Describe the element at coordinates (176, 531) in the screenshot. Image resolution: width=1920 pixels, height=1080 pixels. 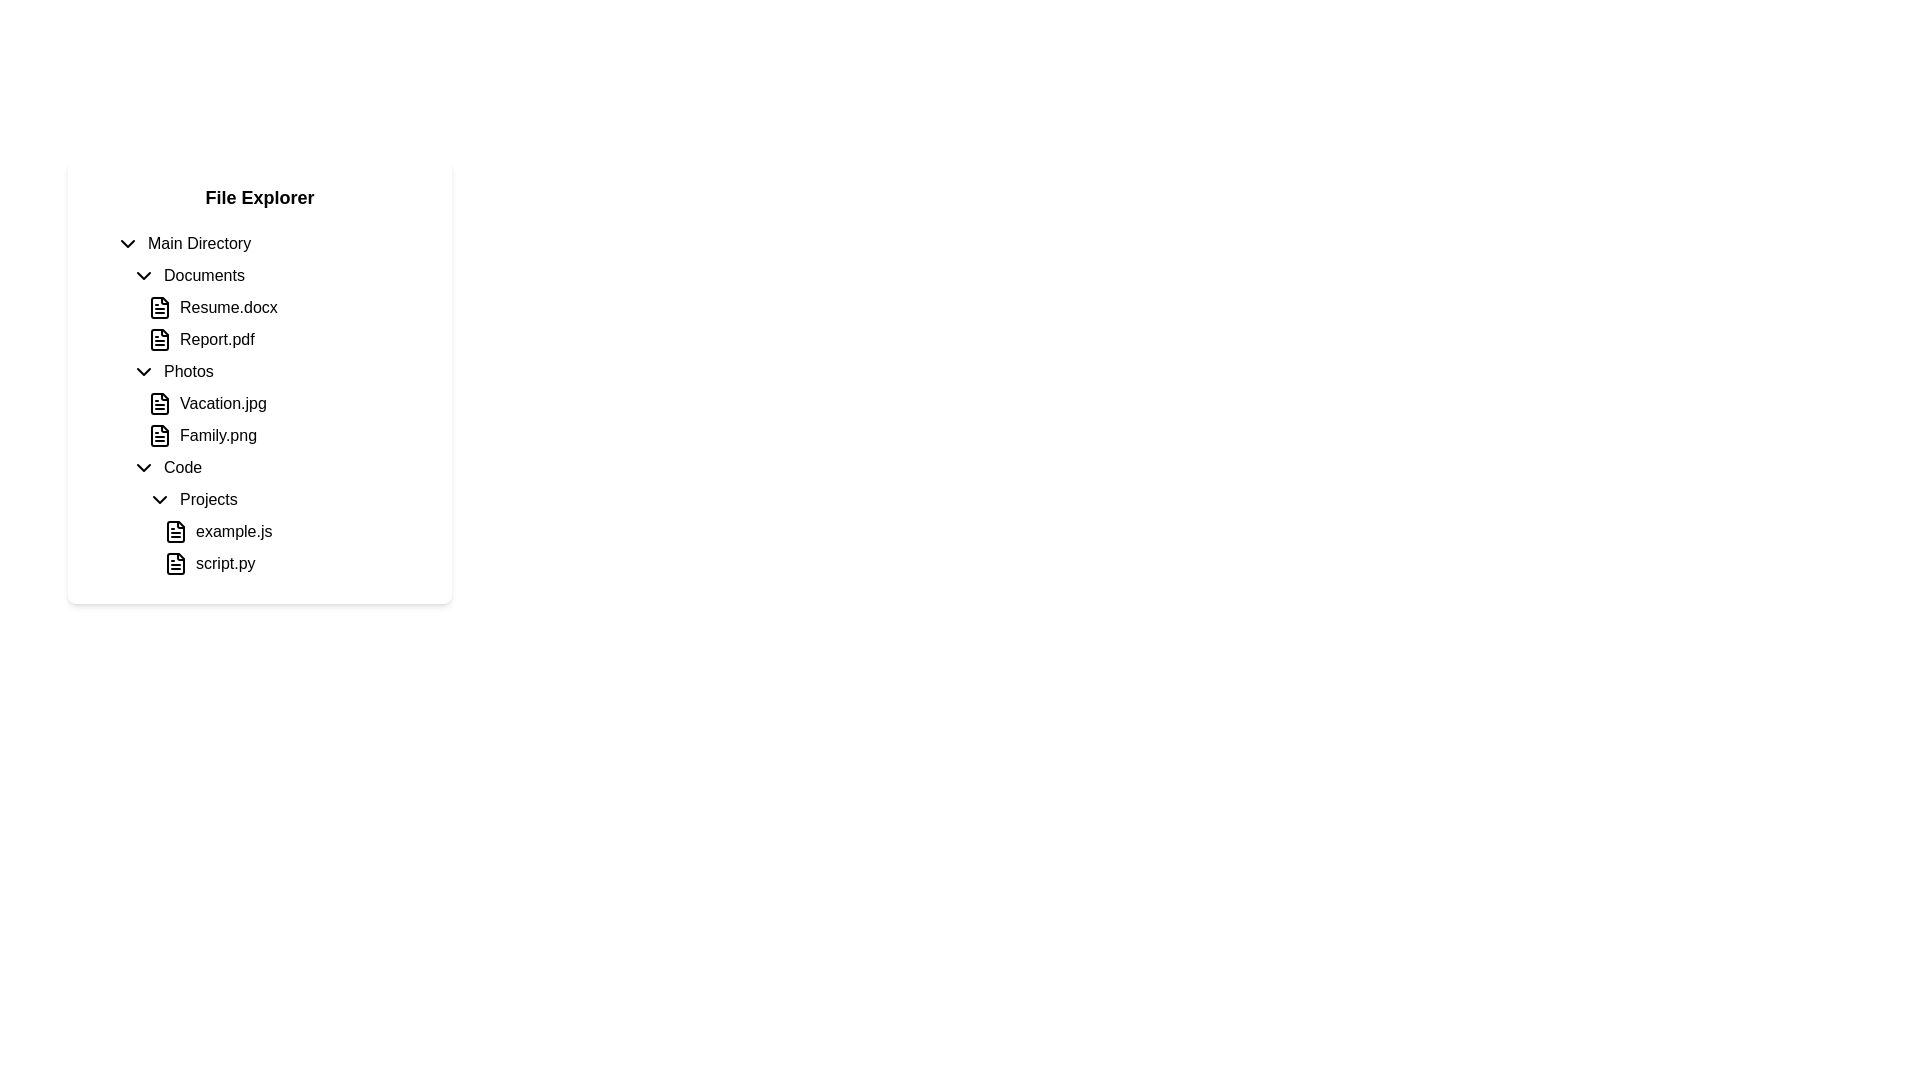
I see `the file icon styled as a rectangular document that represents a JavaScript file, positioned` at that location.